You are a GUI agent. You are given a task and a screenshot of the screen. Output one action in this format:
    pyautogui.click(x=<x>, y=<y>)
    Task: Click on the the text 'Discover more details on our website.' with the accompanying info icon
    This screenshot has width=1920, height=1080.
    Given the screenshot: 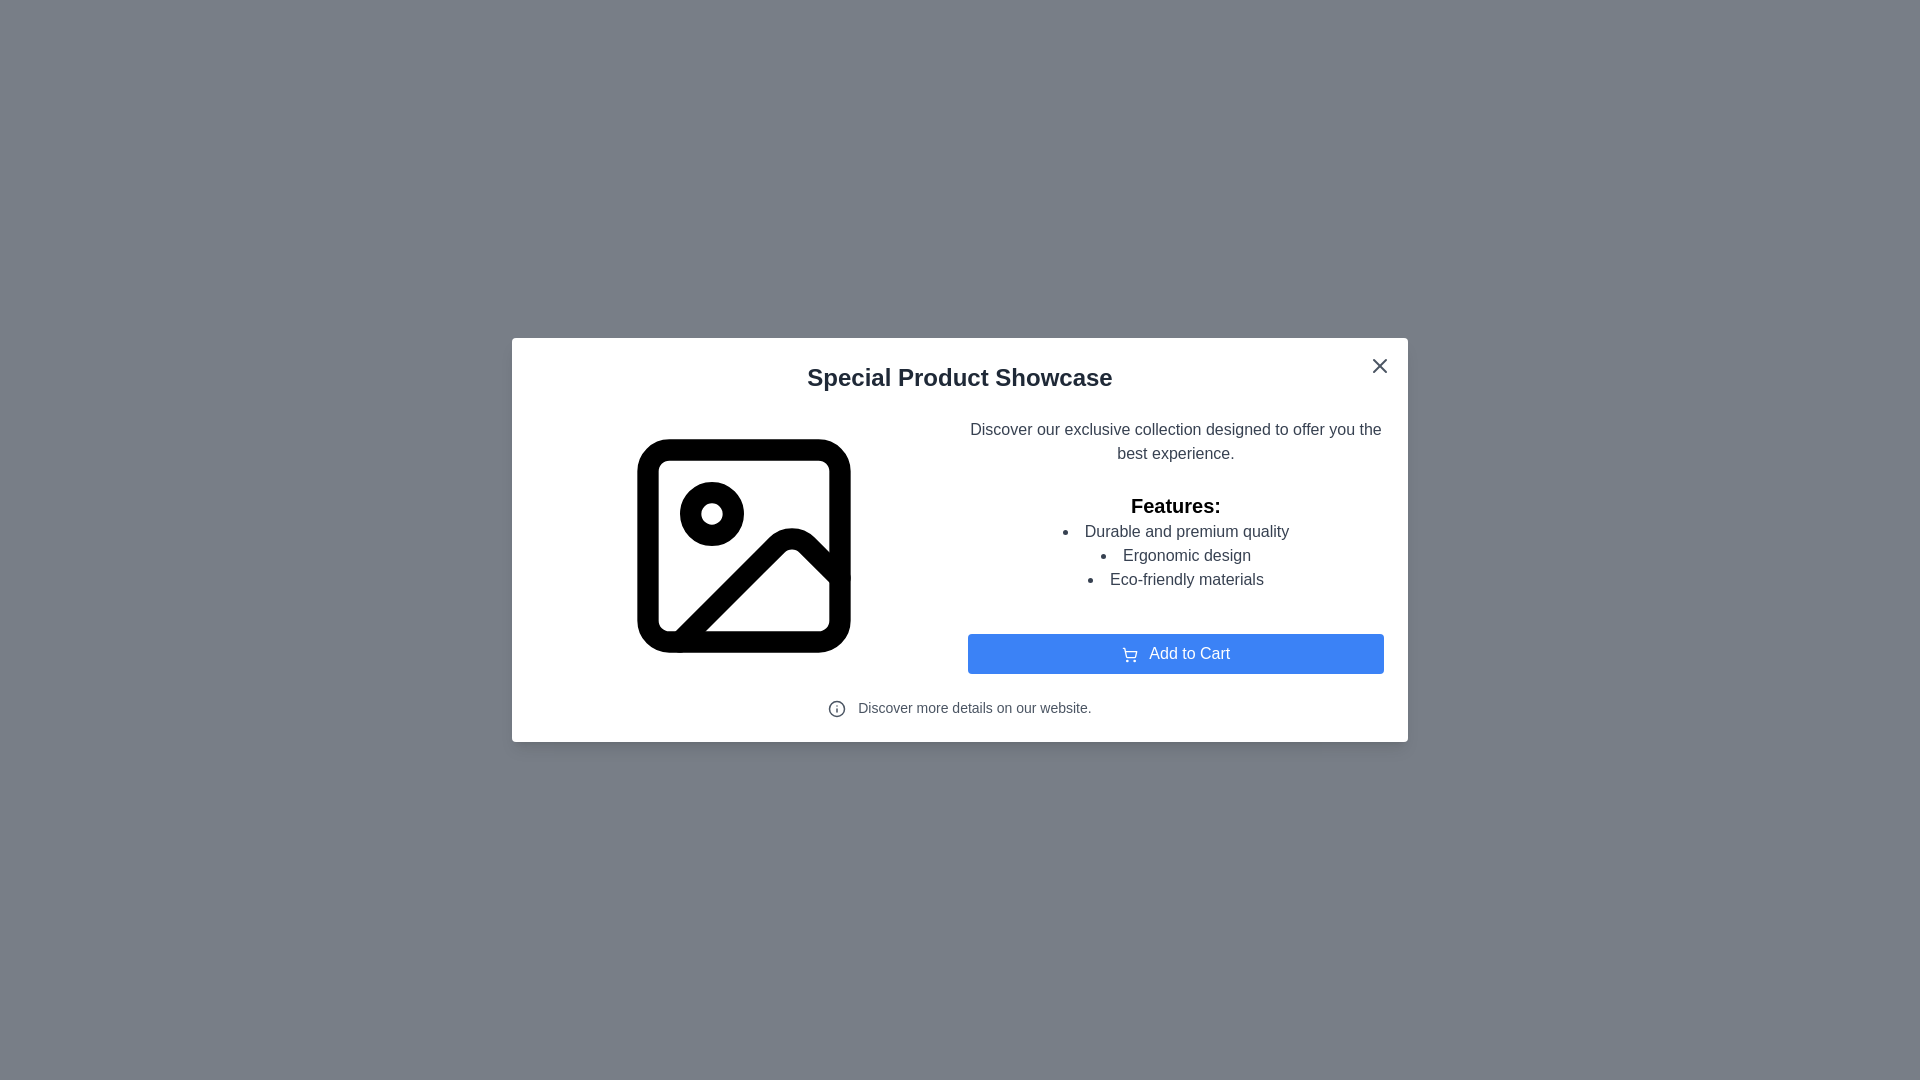 What is the action you would take?
    pyautogui.click(x=960, y=705)
    